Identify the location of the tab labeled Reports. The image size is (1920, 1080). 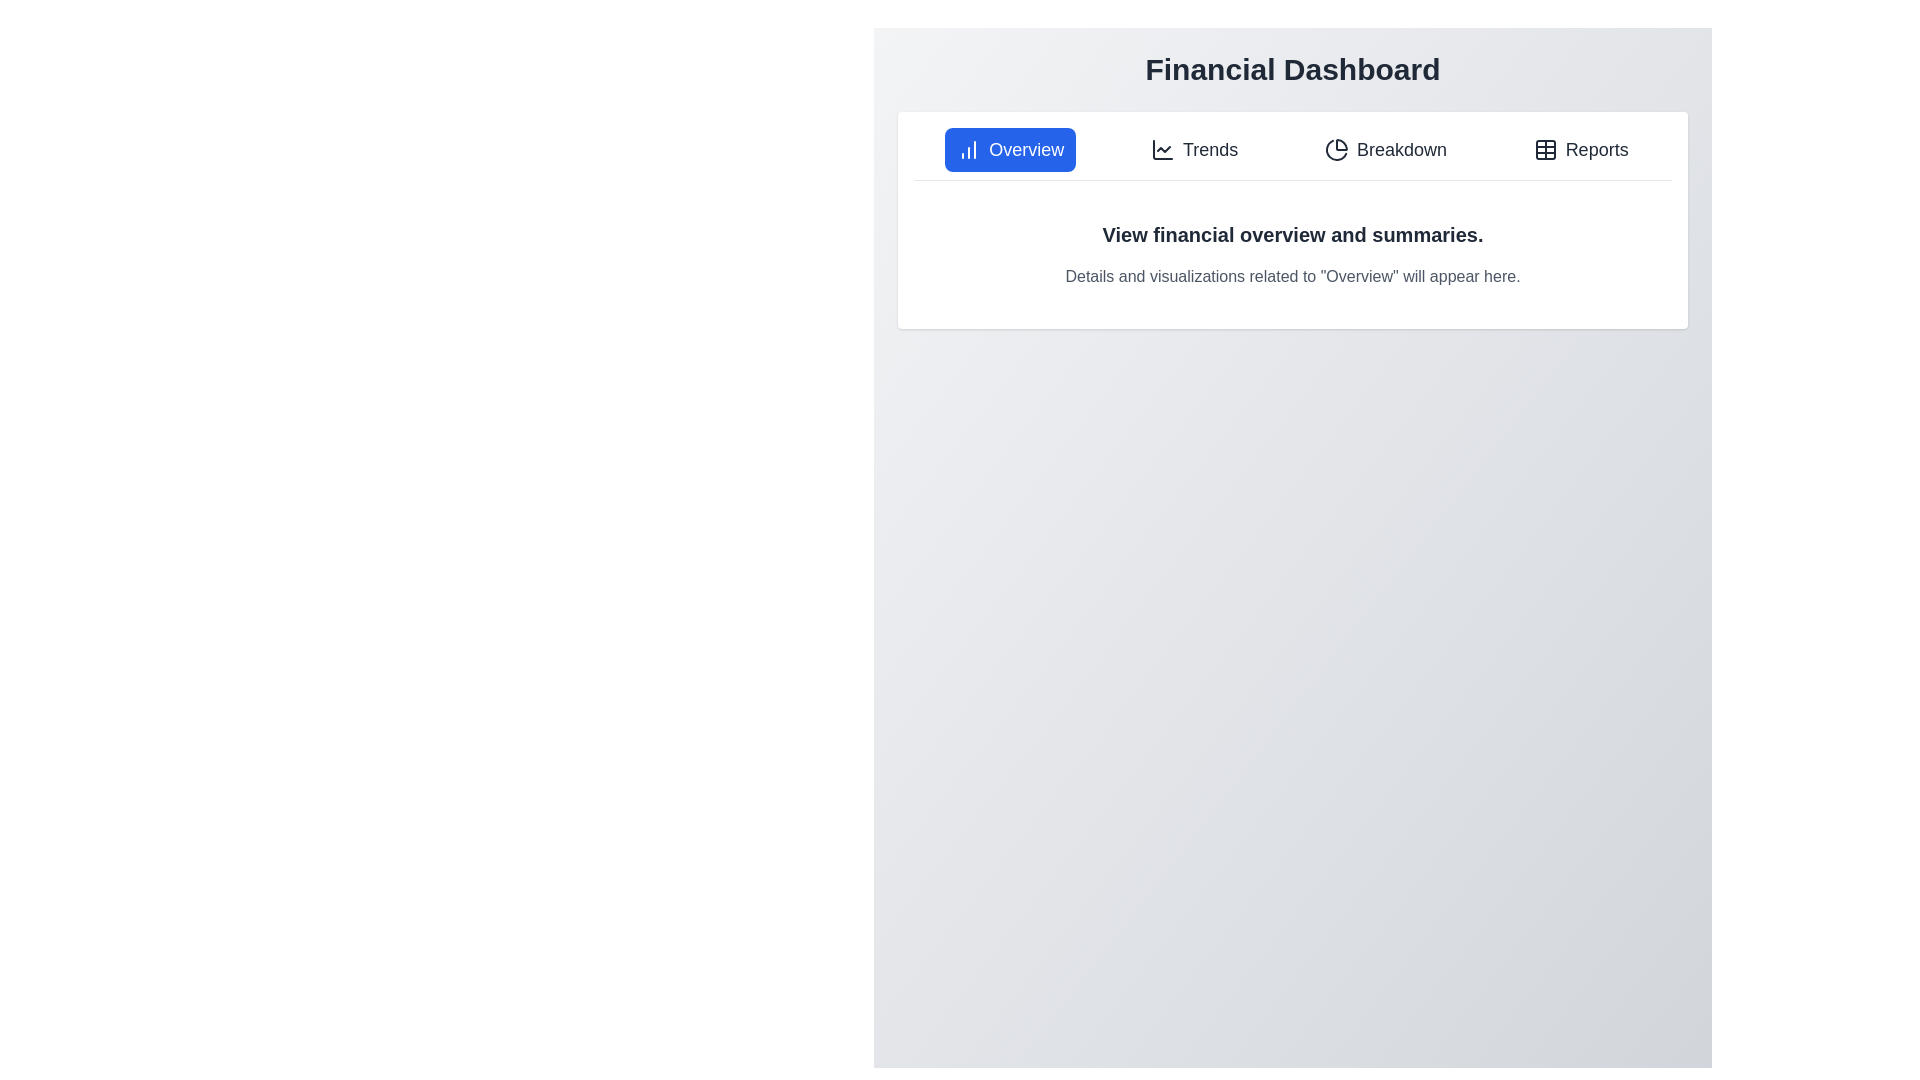
(1580, 149).